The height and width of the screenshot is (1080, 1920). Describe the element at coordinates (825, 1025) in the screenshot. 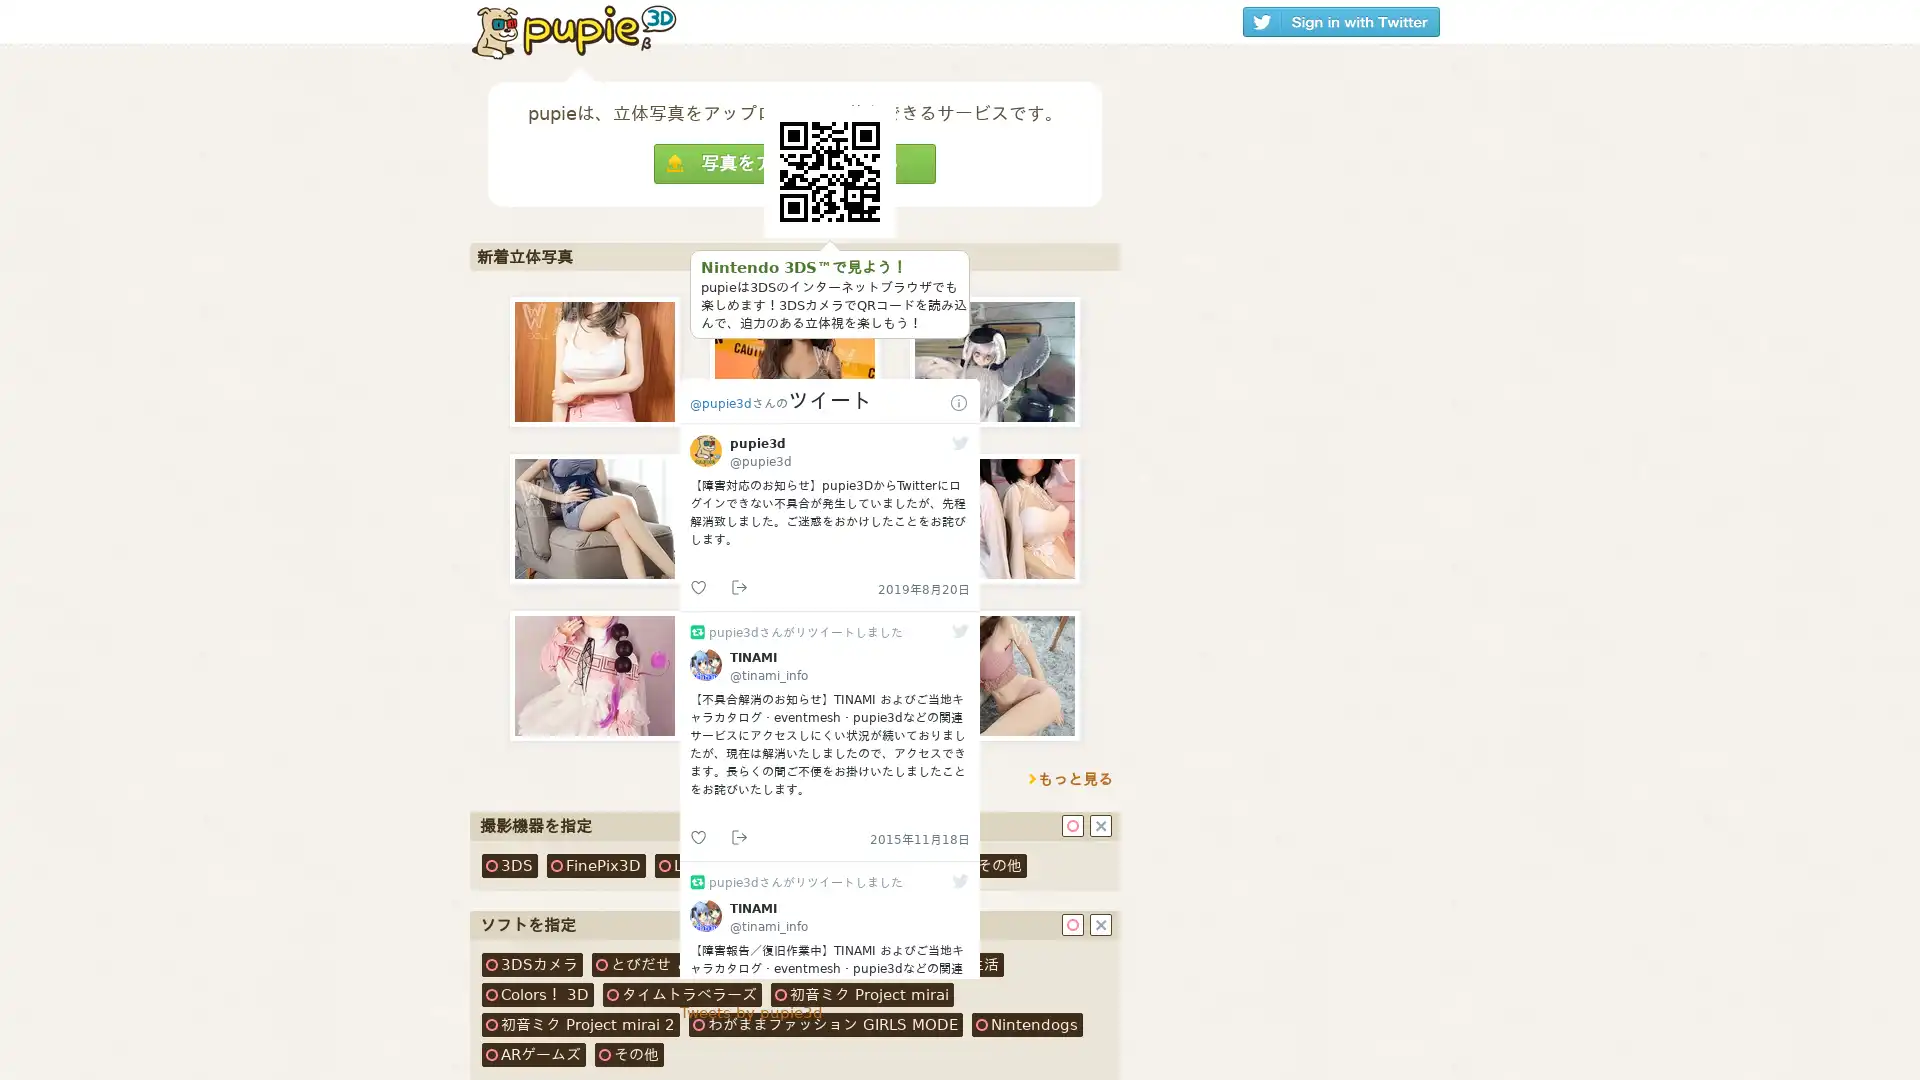

I see `GIRLS MODE` at that location.